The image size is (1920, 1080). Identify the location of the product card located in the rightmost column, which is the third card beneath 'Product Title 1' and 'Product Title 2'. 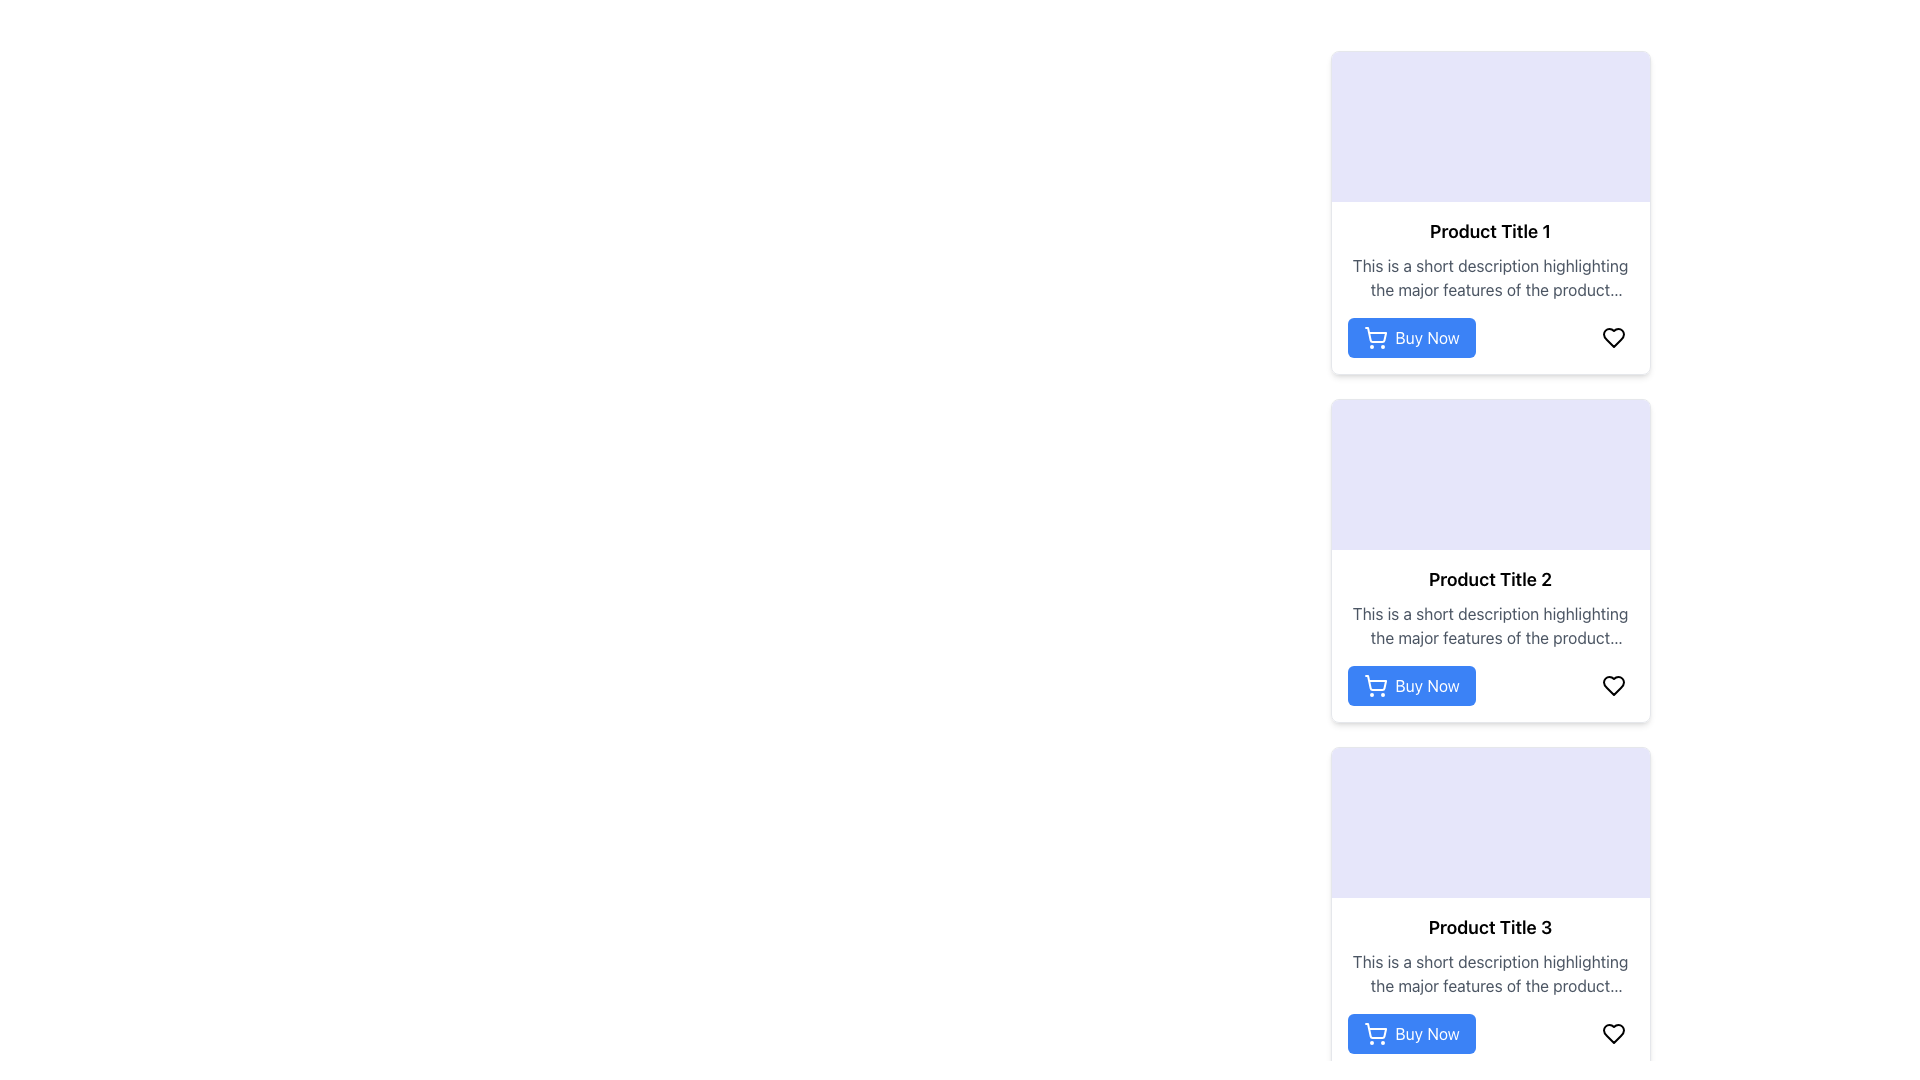
(1490, 909).